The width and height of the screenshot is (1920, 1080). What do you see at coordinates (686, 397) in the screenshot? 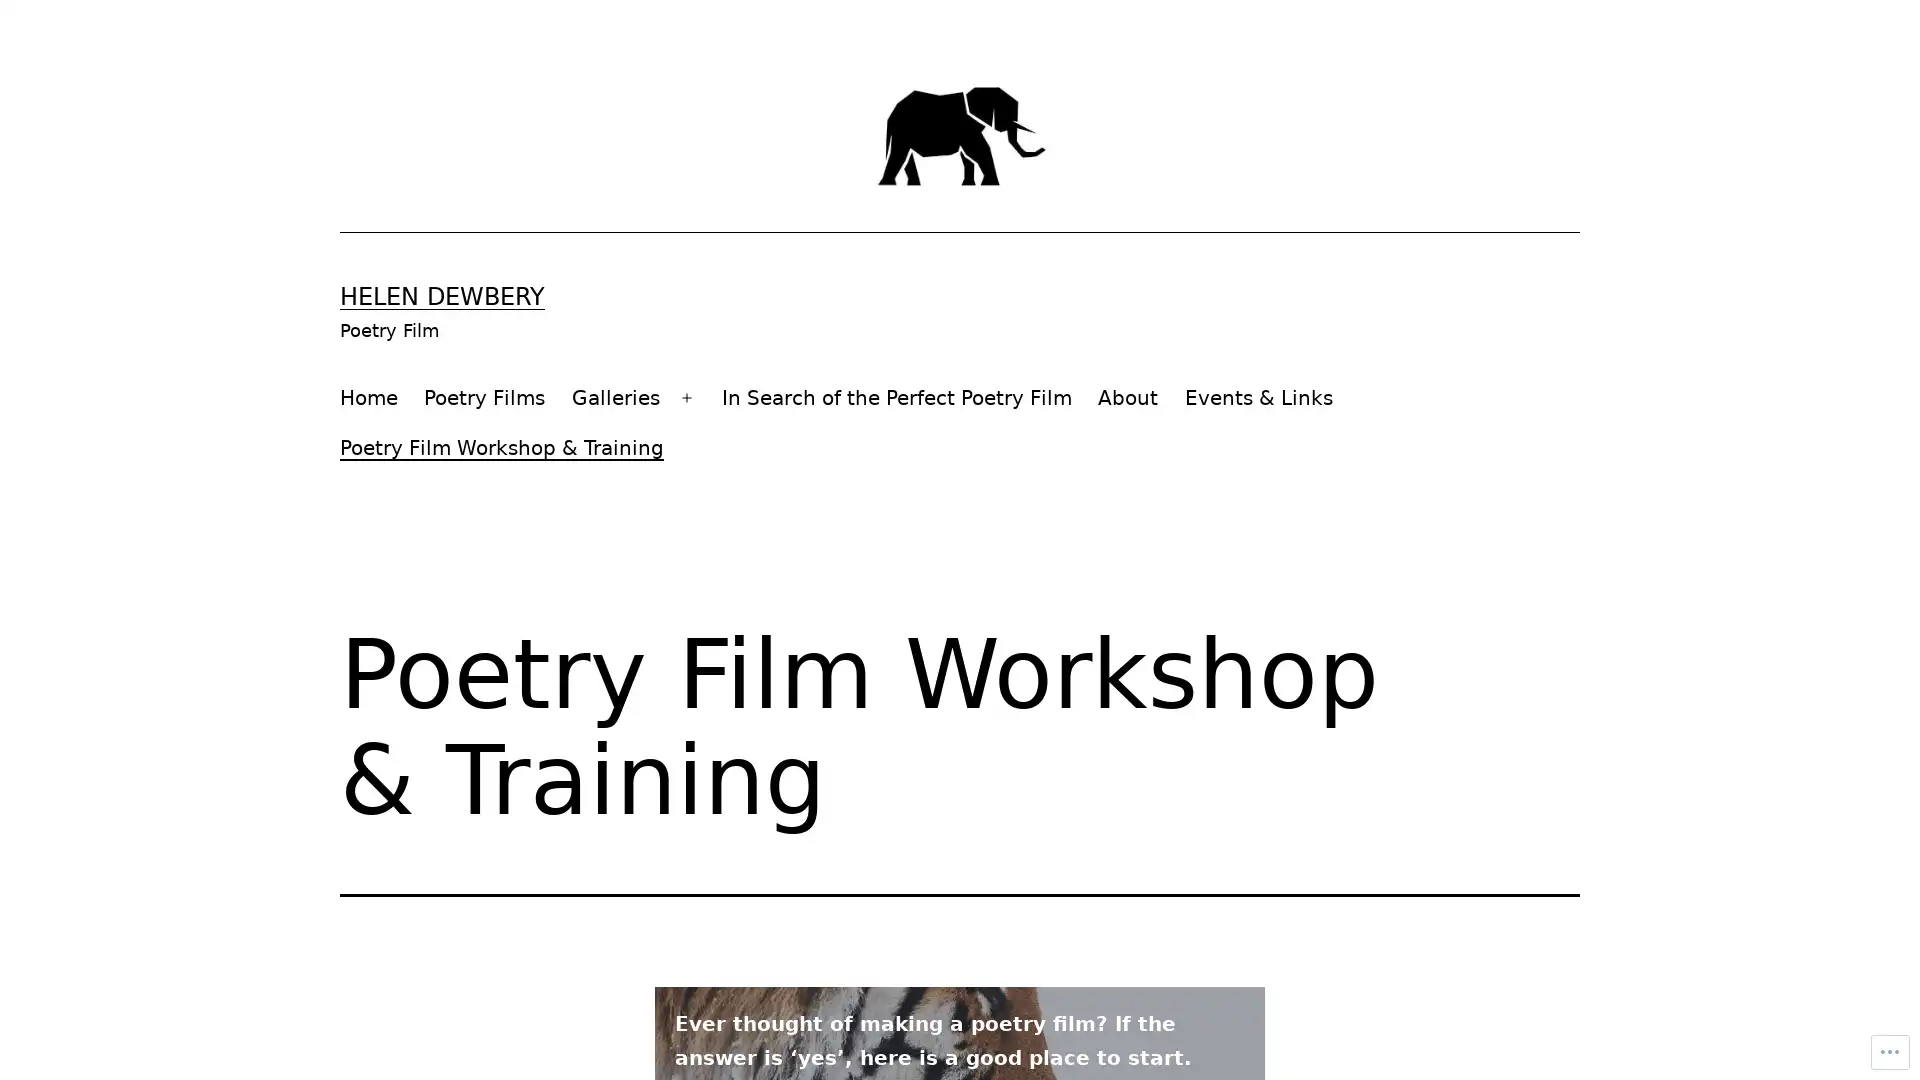
I see `Open menu` at bounding box center [686, 397].